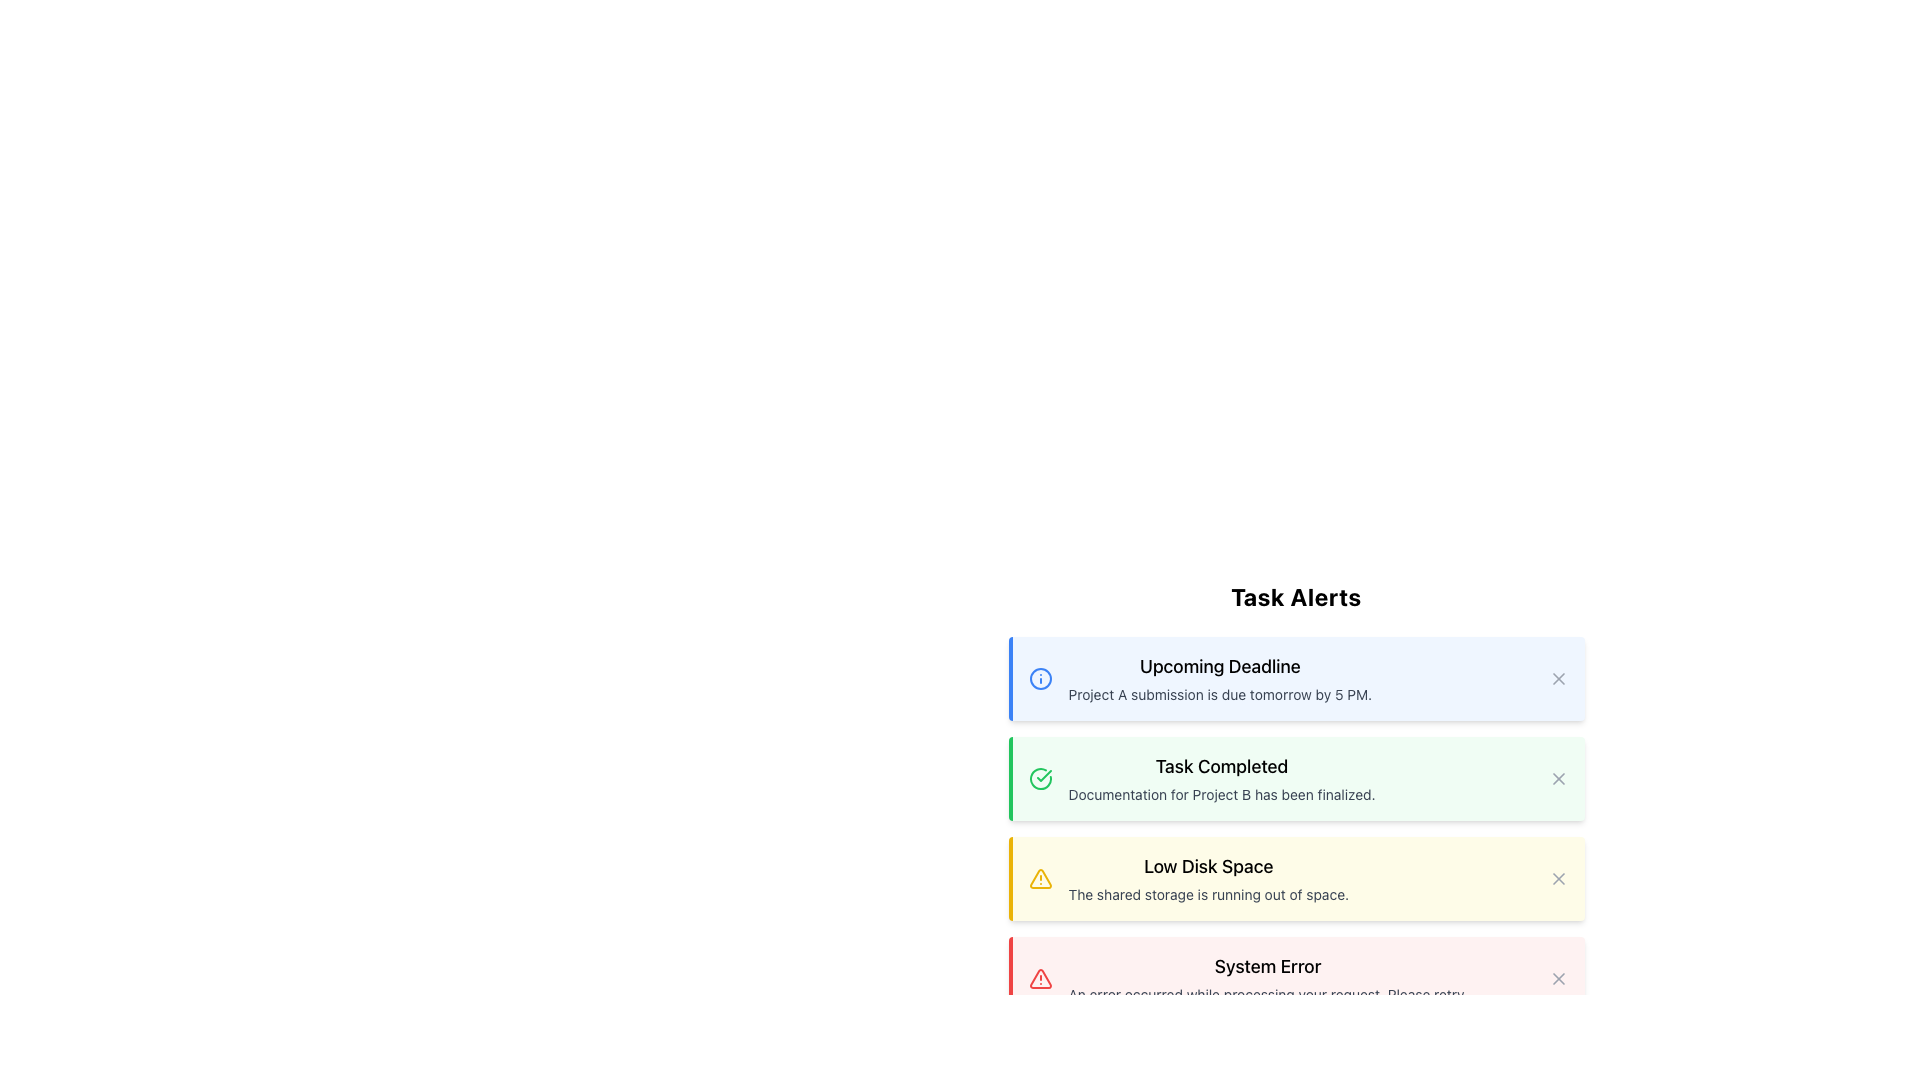  What do you see at coordinates (1219, 693) in the screenshot?
I see `gray text stating 'Project A submission is due tomorrow by 5 PM.' located below the heading 'Upcoming Deadline' in the blue notification card` at bounding box center [1219, 693].